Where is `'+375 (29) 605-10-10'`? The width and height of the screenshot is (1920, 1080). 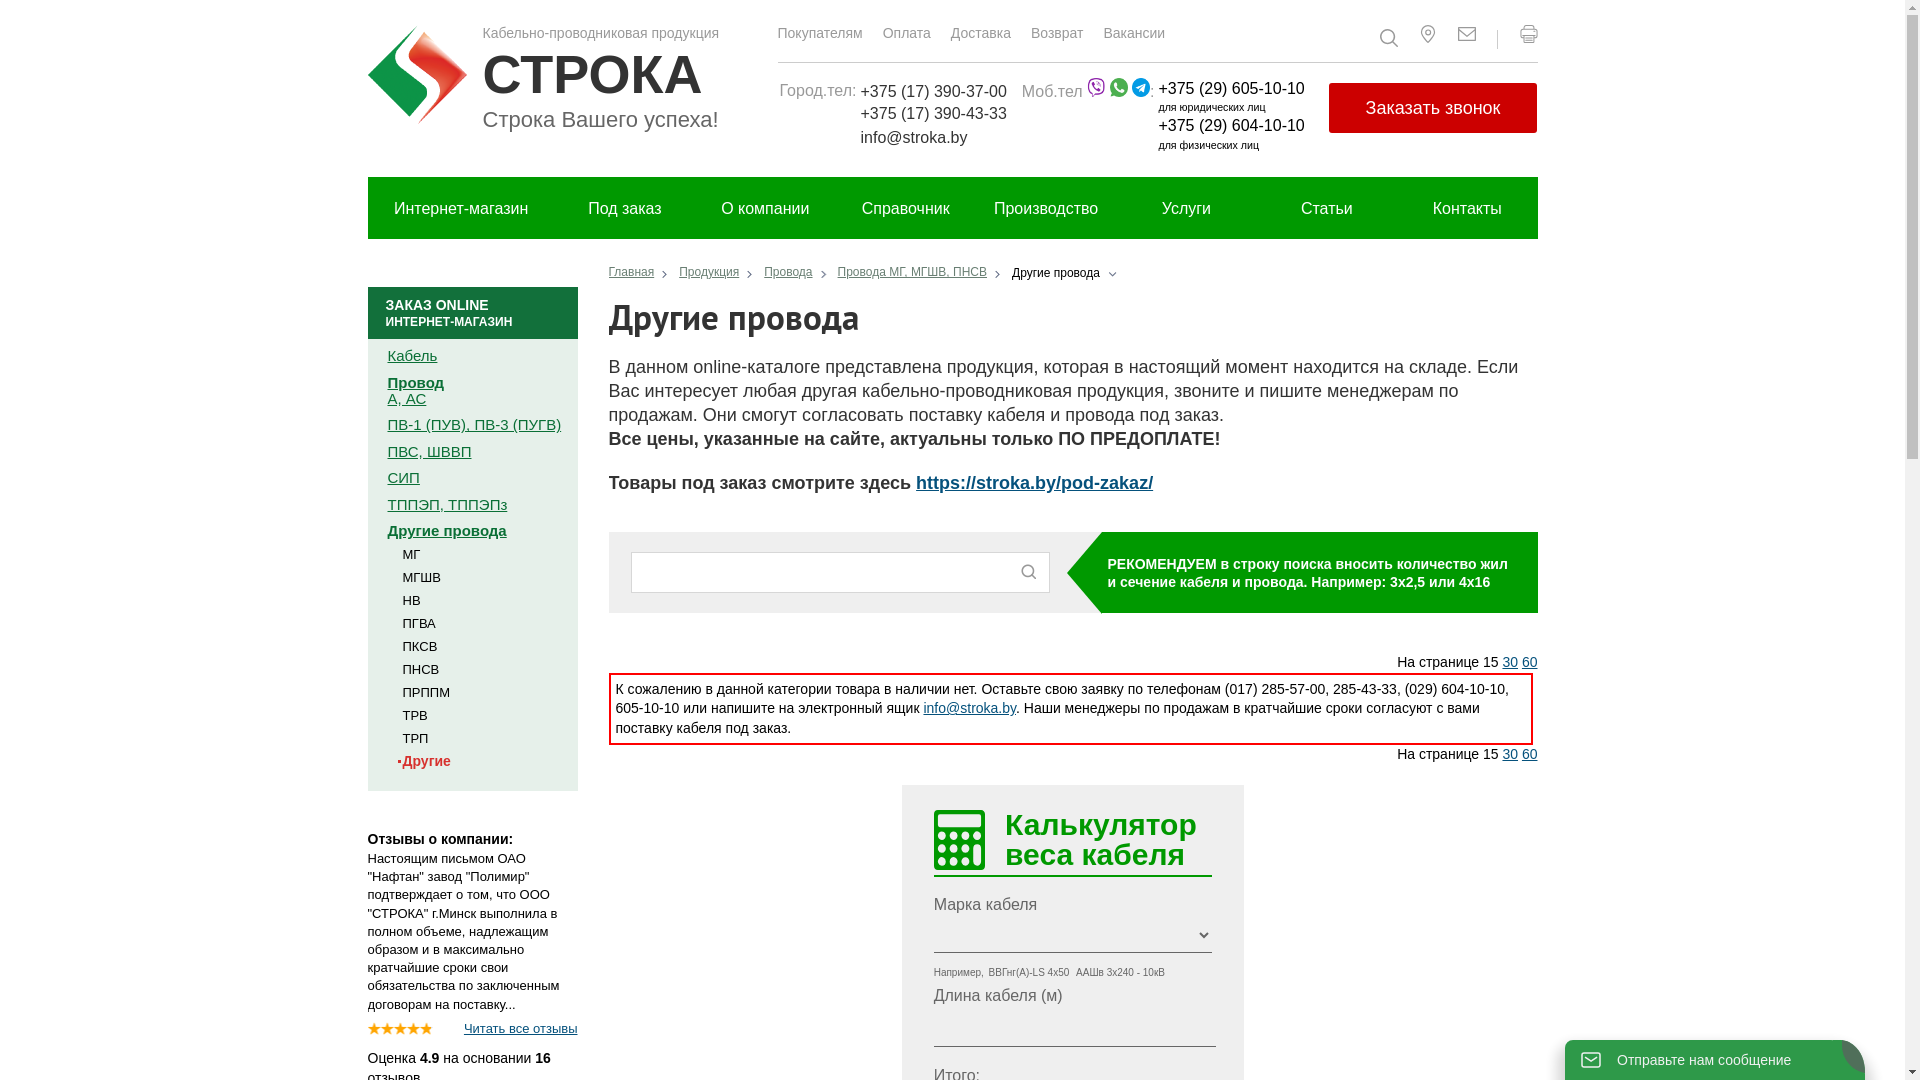
'+375 (29) 605-10-10' is located at coordinates (1229, 87).